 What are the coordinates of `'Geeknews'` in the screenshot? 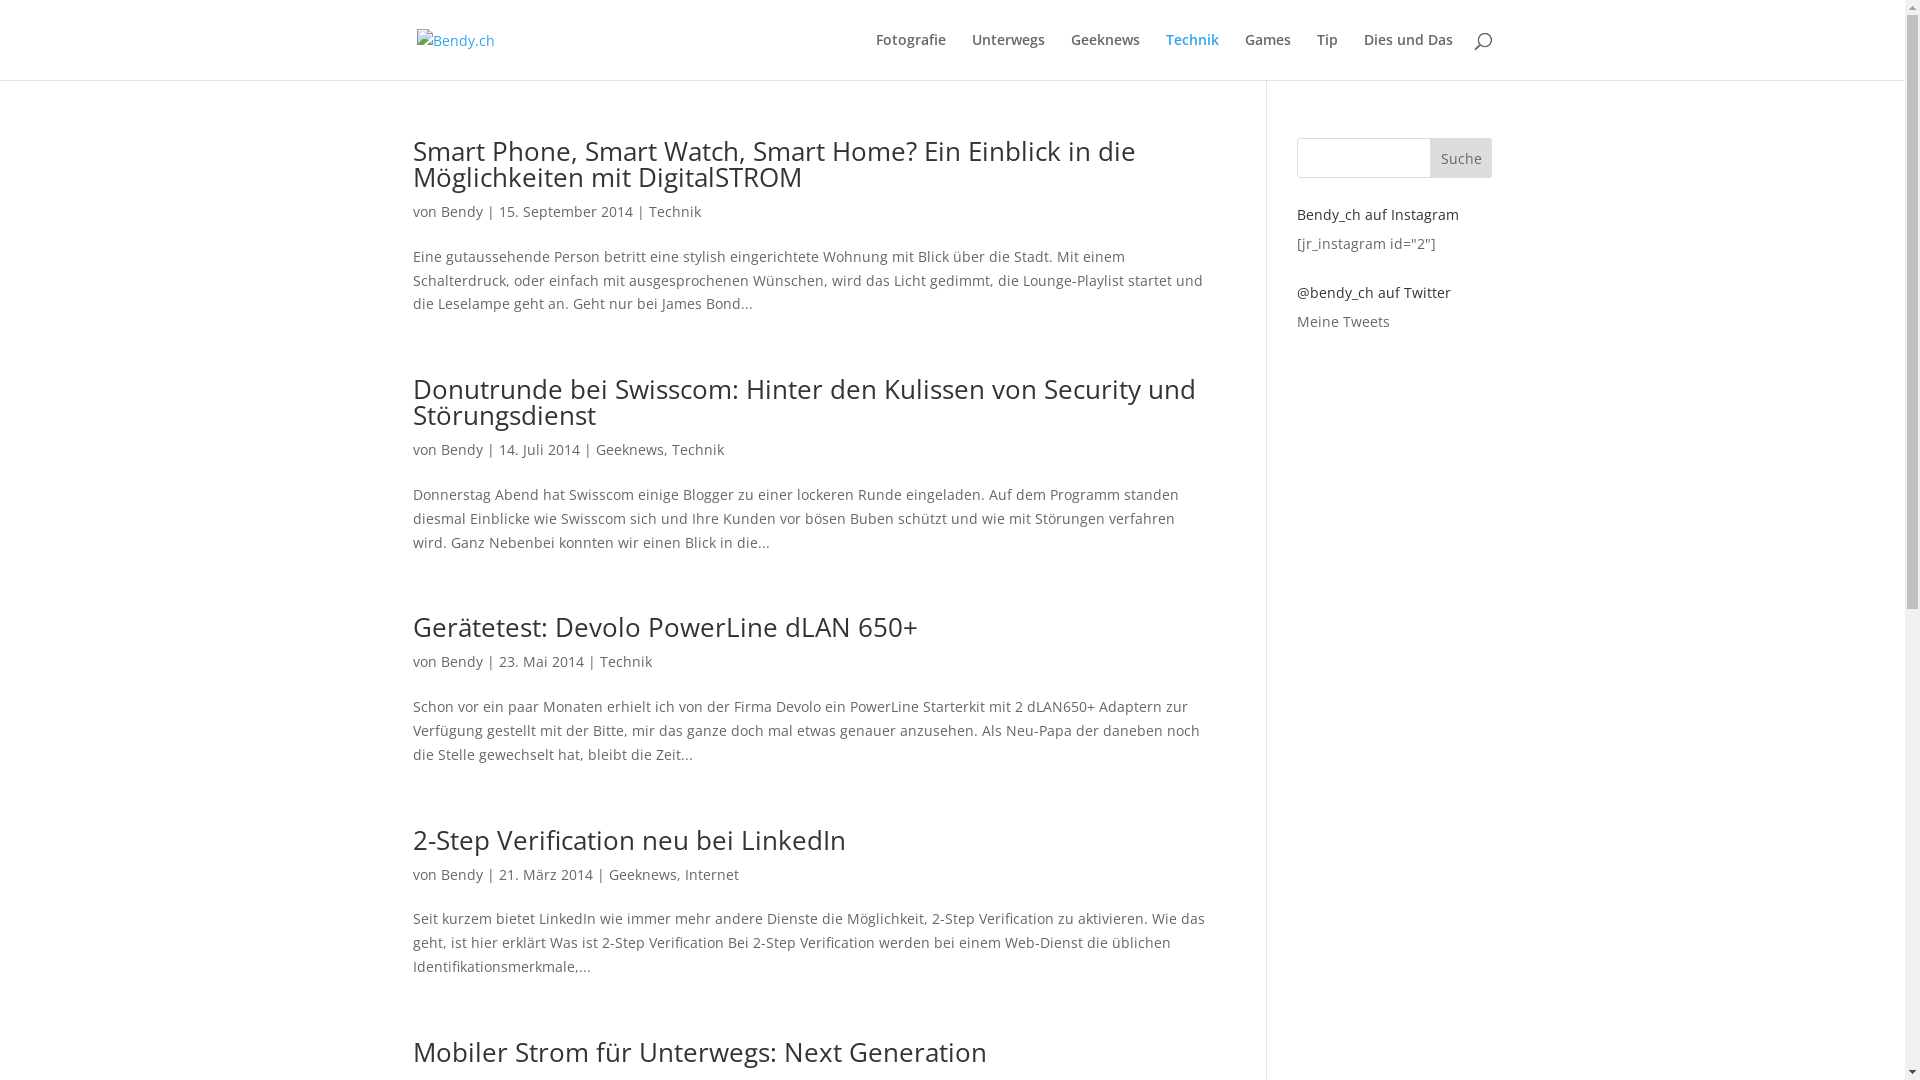 It's located at (594, 448).